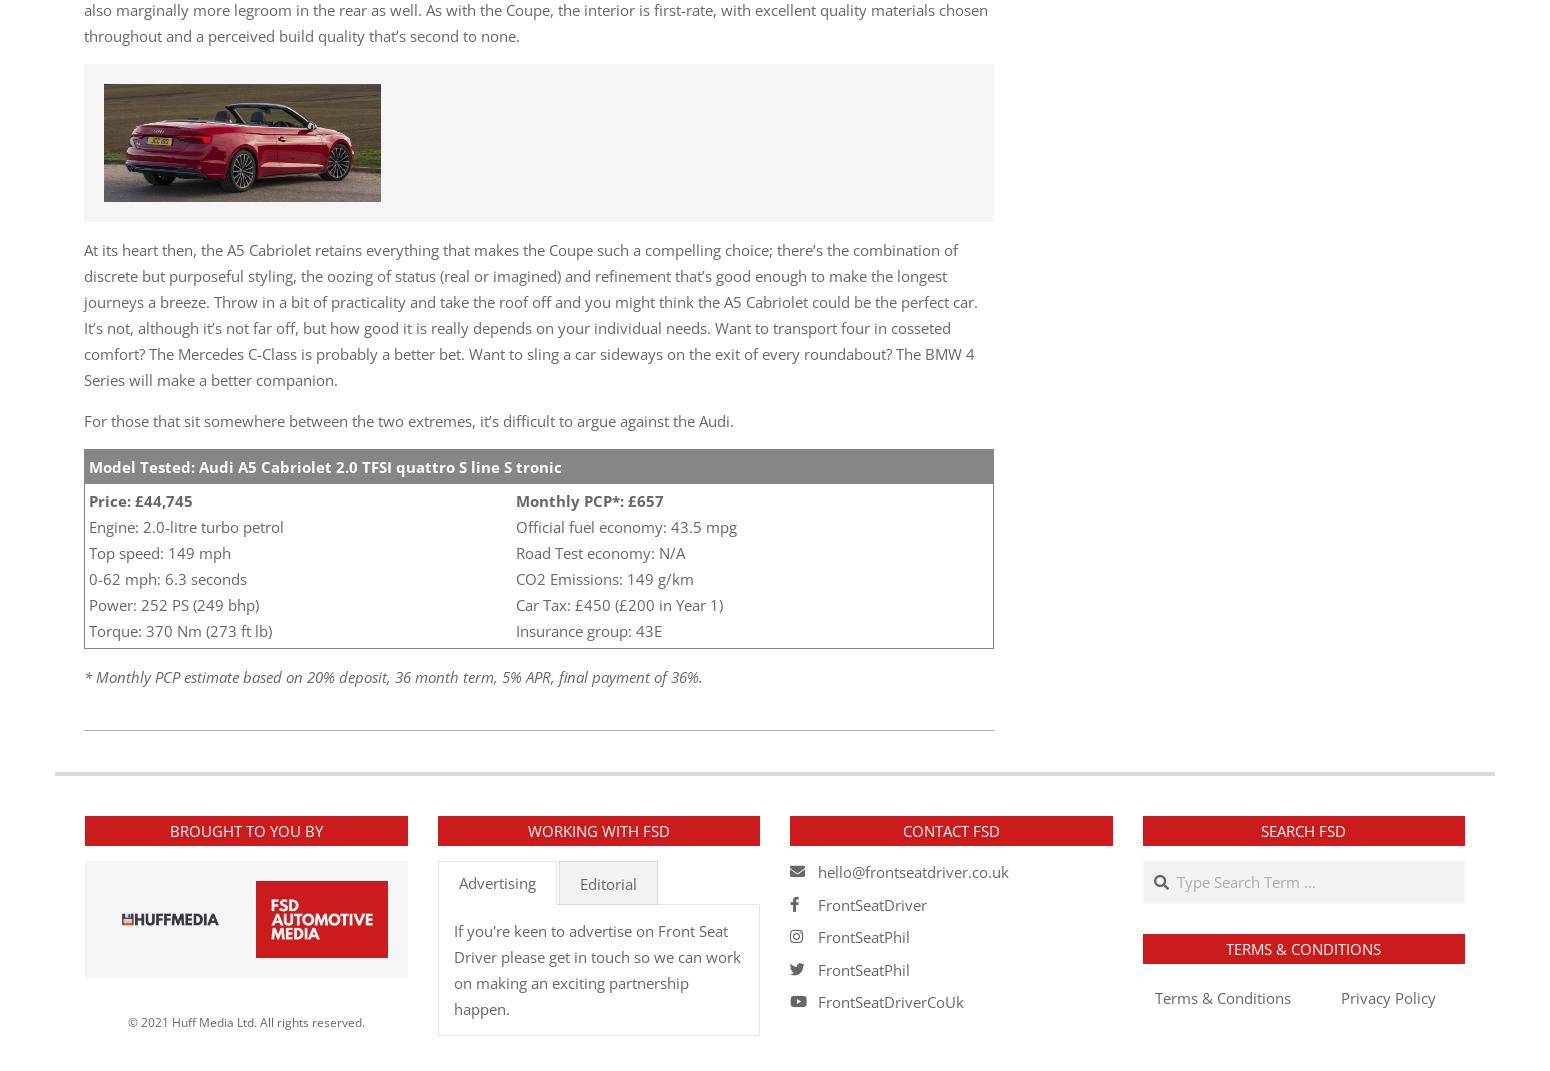  I want to click on 'Price: £44,745', so click(141, 500).